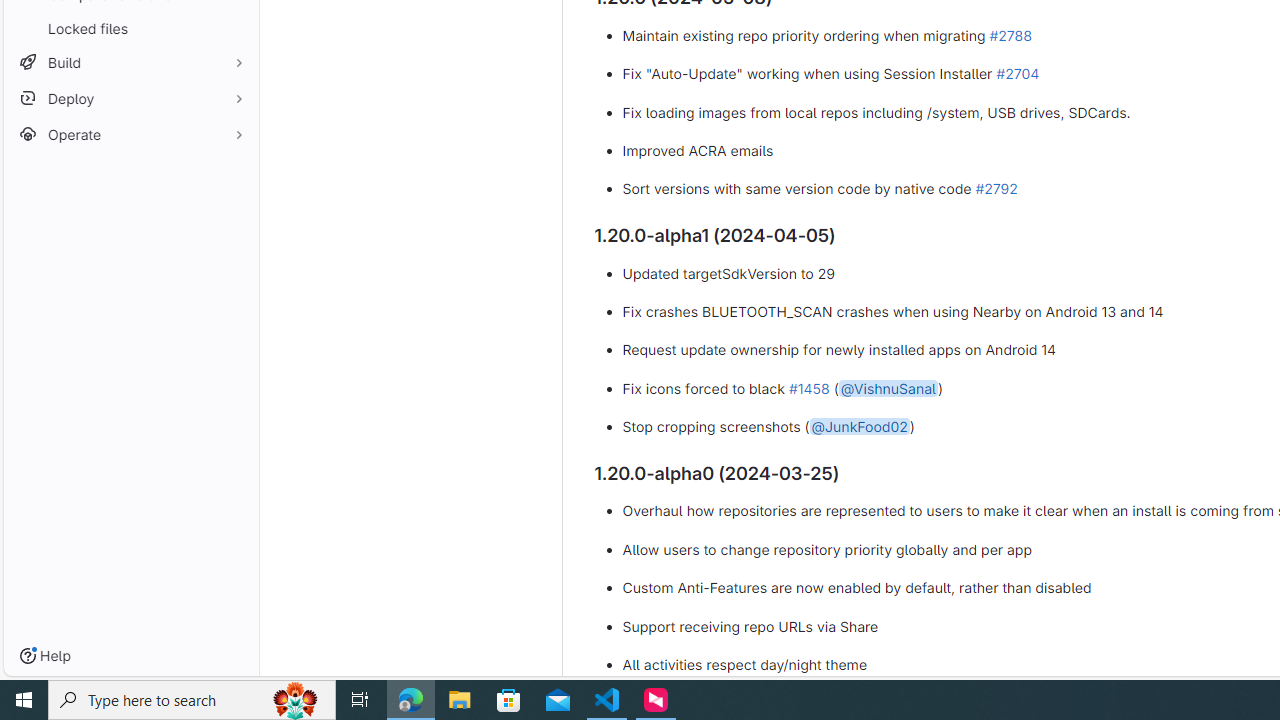  Describe the element at coordinates (1017, 72) in the screenshot. I see `'#2704'` at that location.